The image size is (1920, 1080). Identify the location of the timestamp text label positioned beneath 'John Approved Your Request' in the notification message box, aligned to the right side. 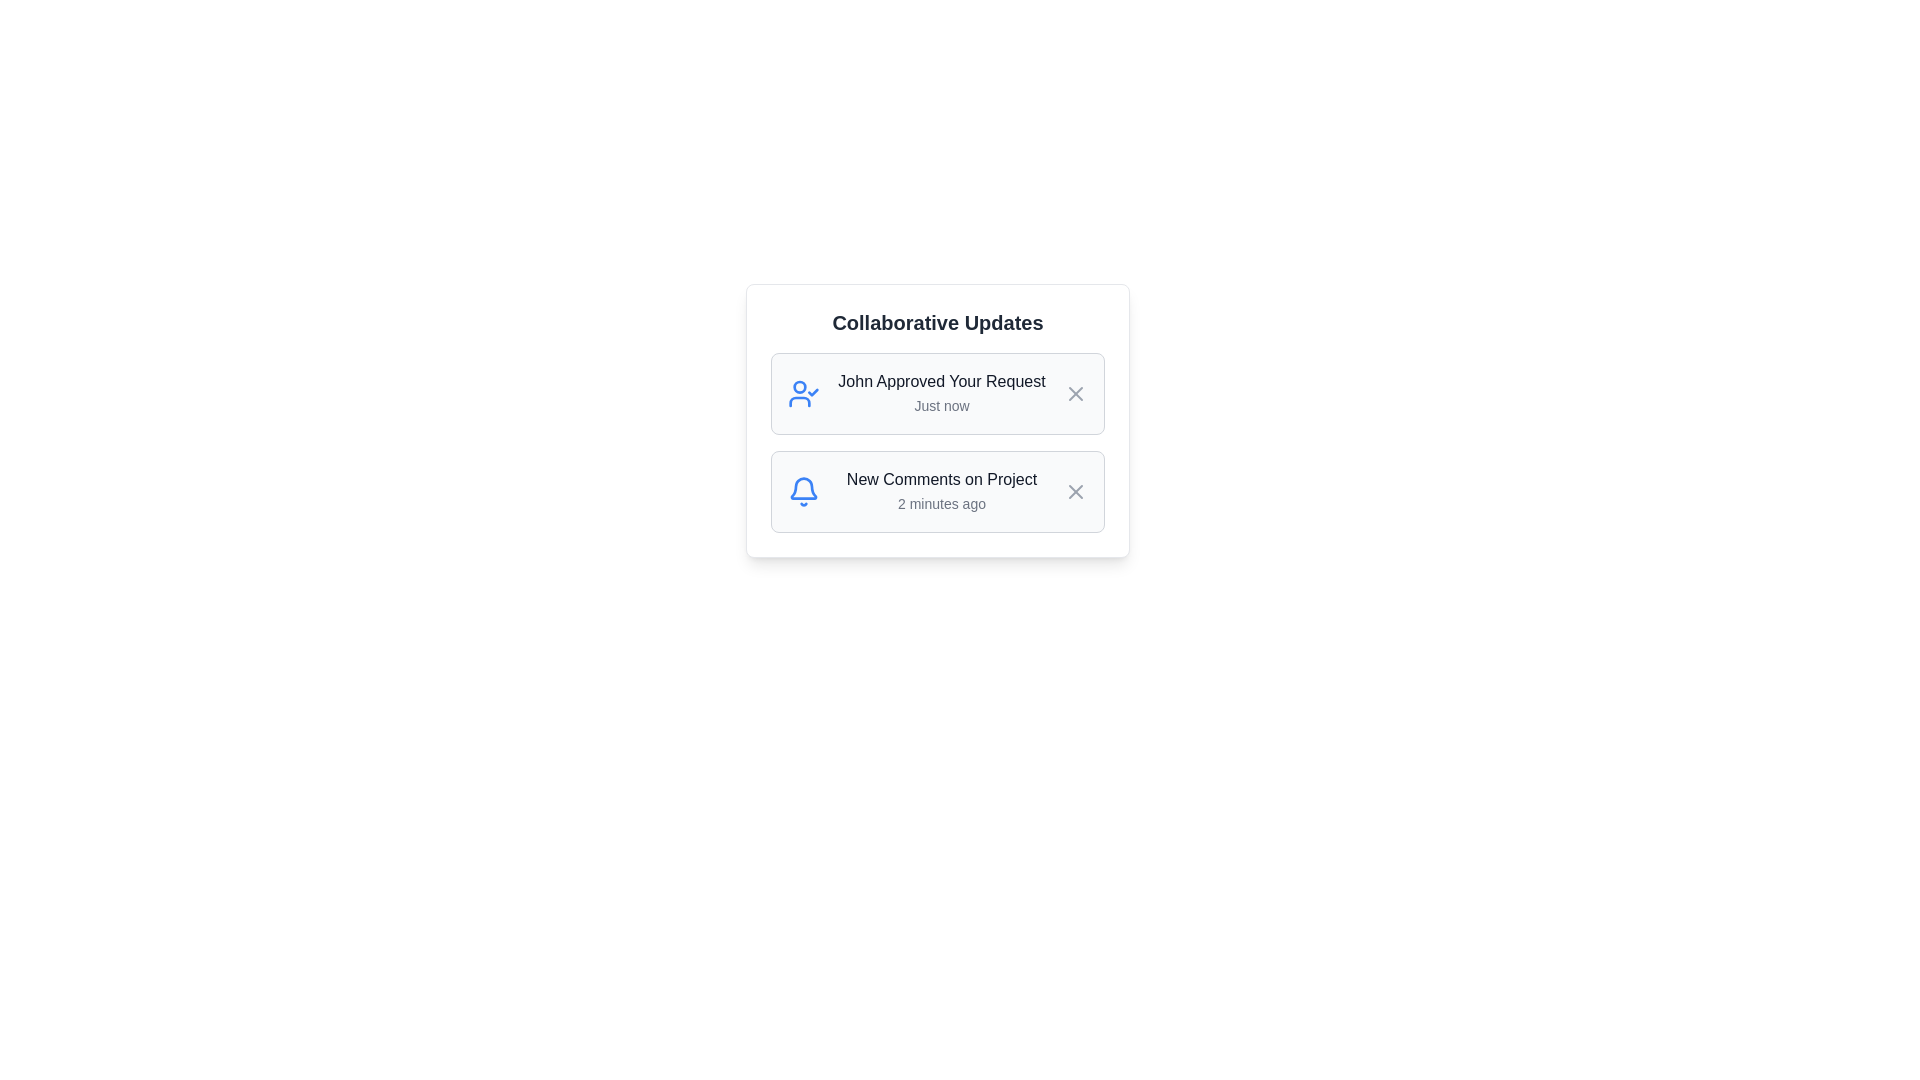
(940, 405).